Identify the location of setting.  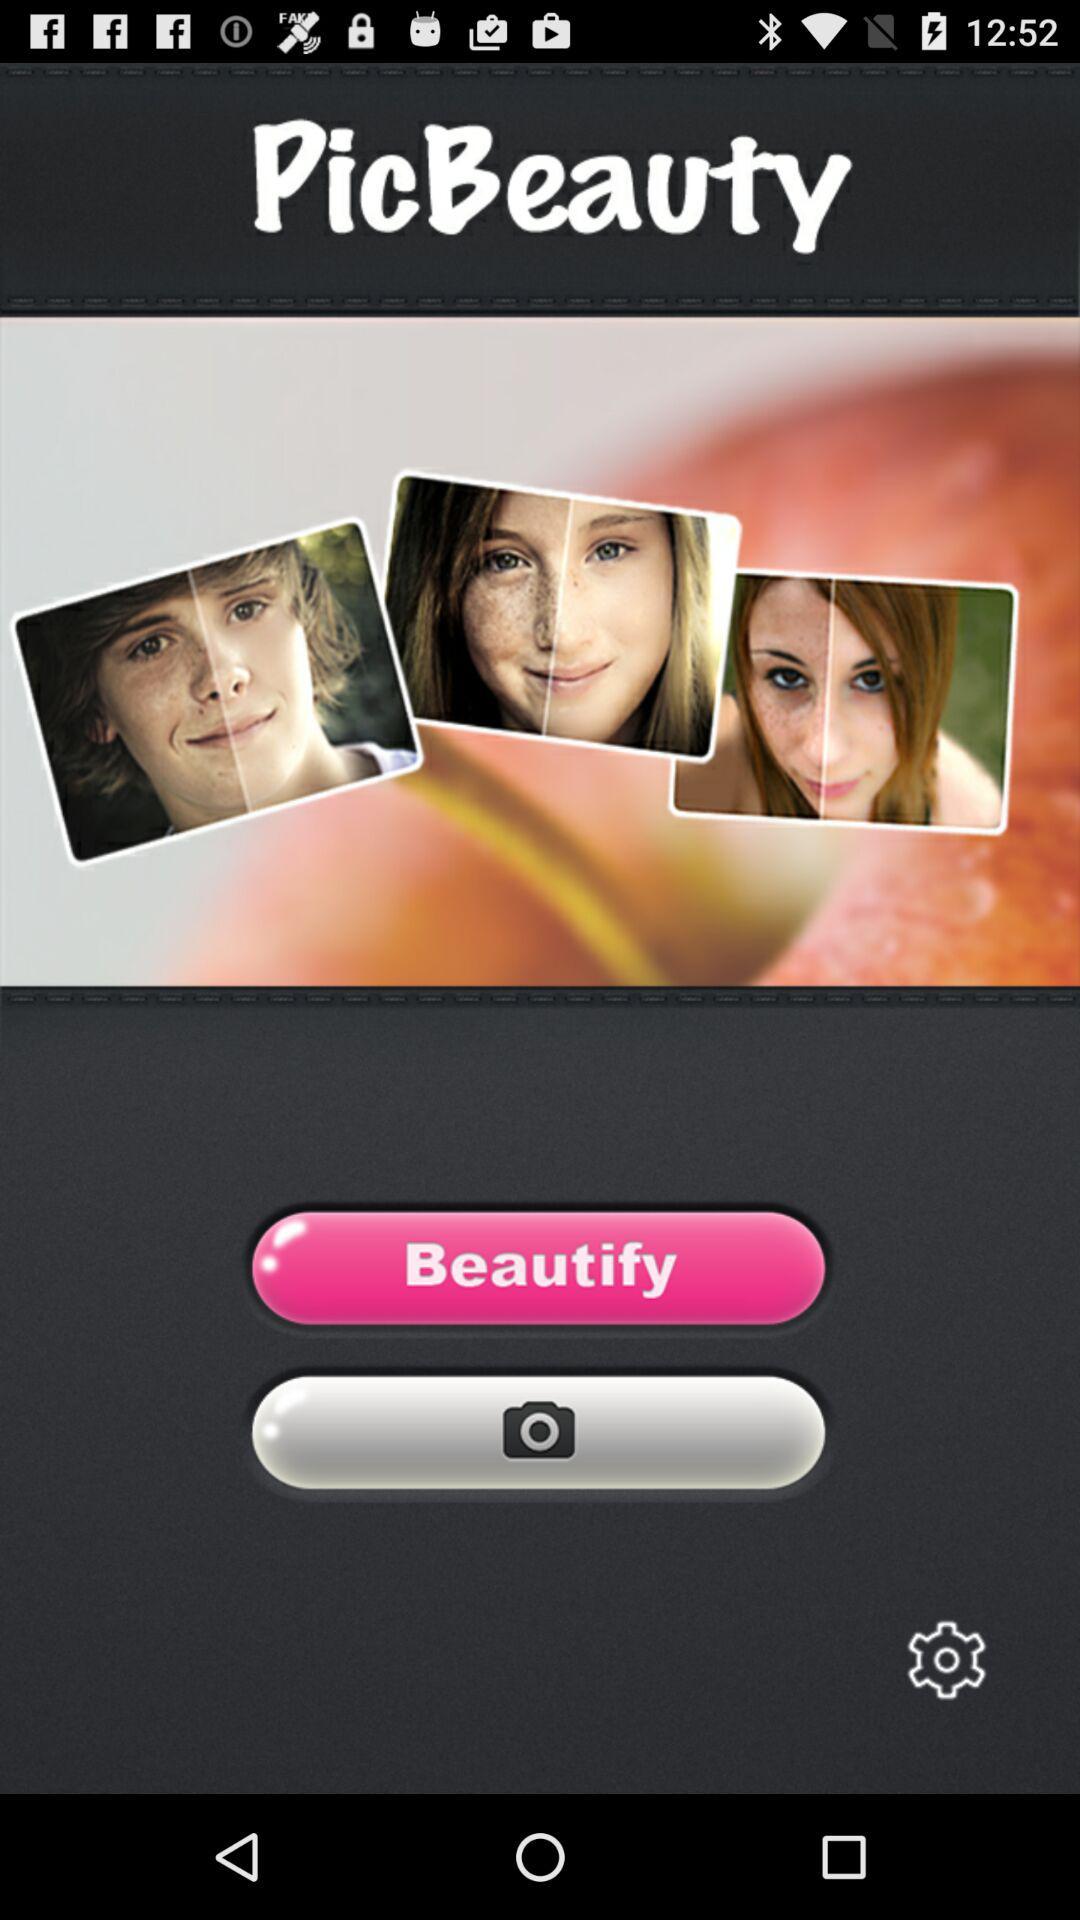
(945, 1660).